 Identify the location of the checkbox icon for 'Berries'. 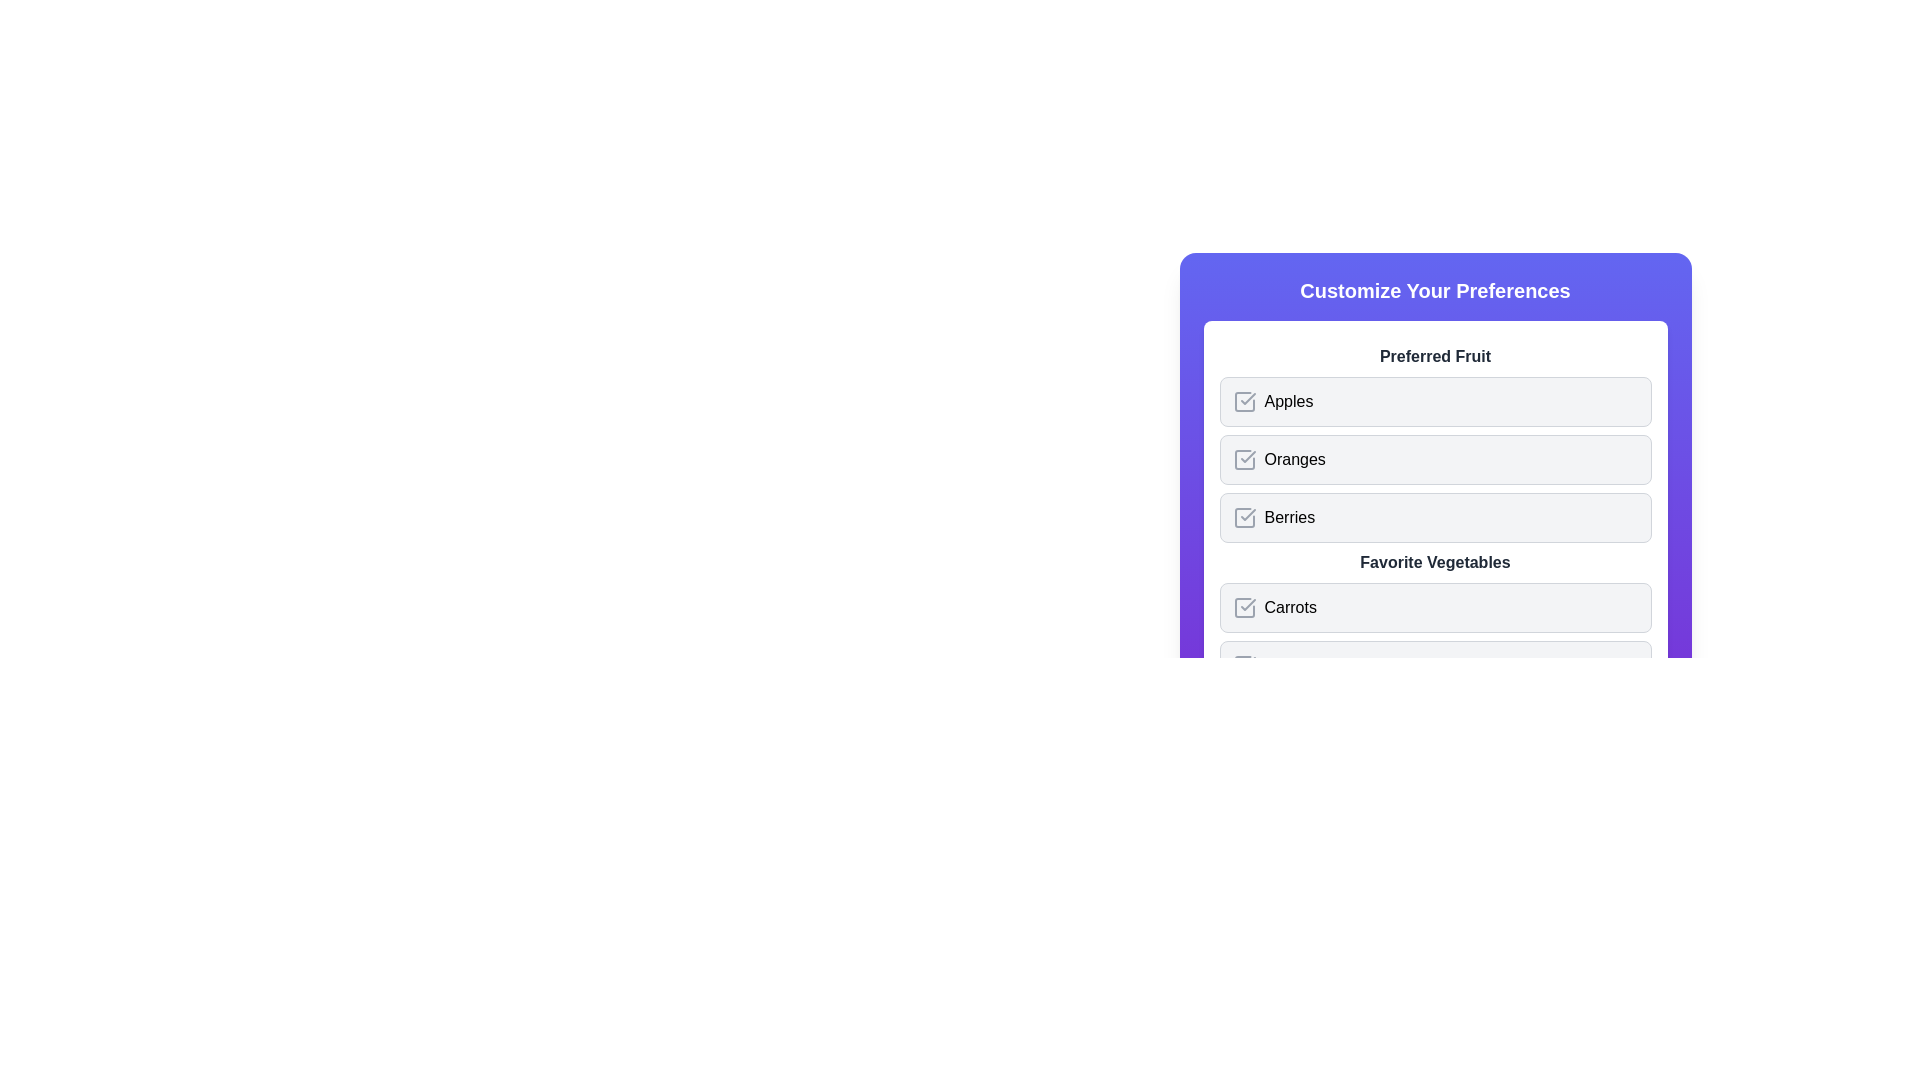
(1243, 516).